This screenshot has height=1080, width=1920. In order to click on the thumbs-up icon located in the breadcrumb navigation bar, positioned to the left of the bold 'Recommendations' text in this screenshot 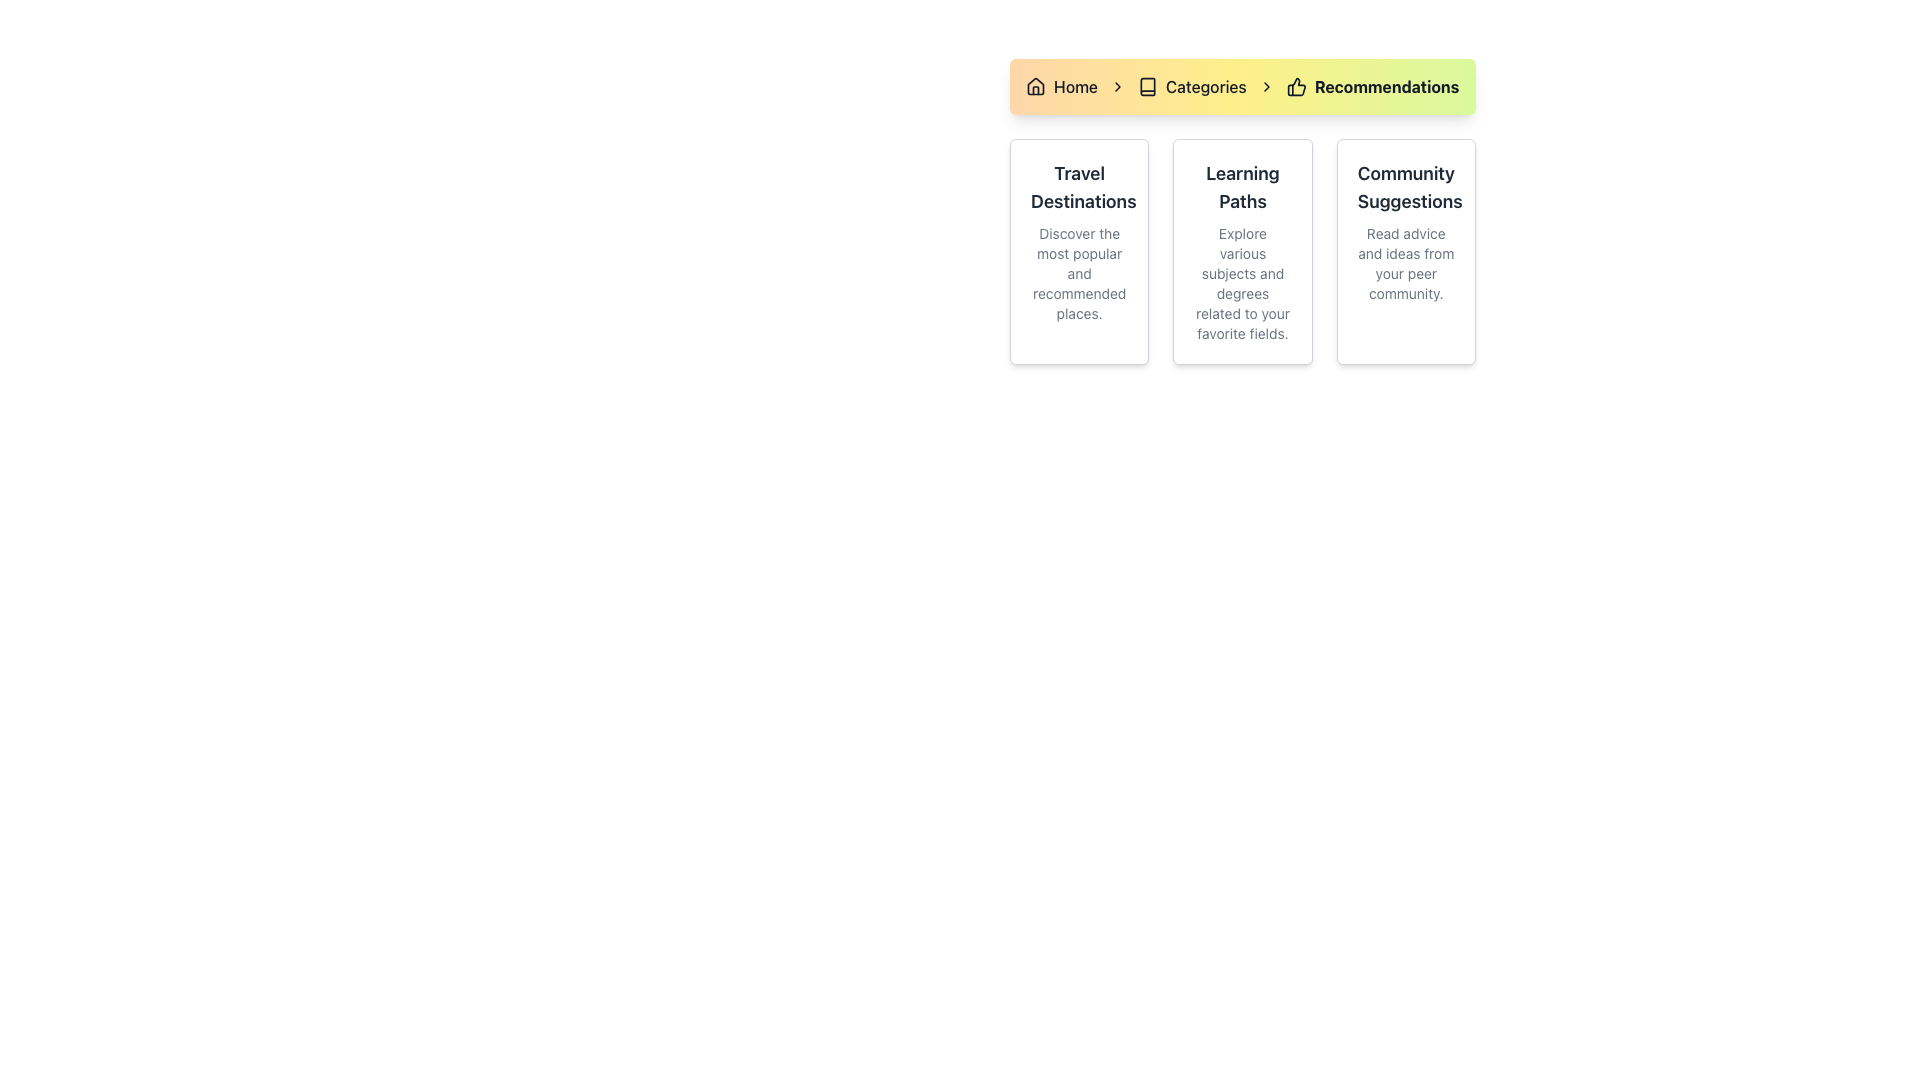, I will do `click(1296, 86)`.